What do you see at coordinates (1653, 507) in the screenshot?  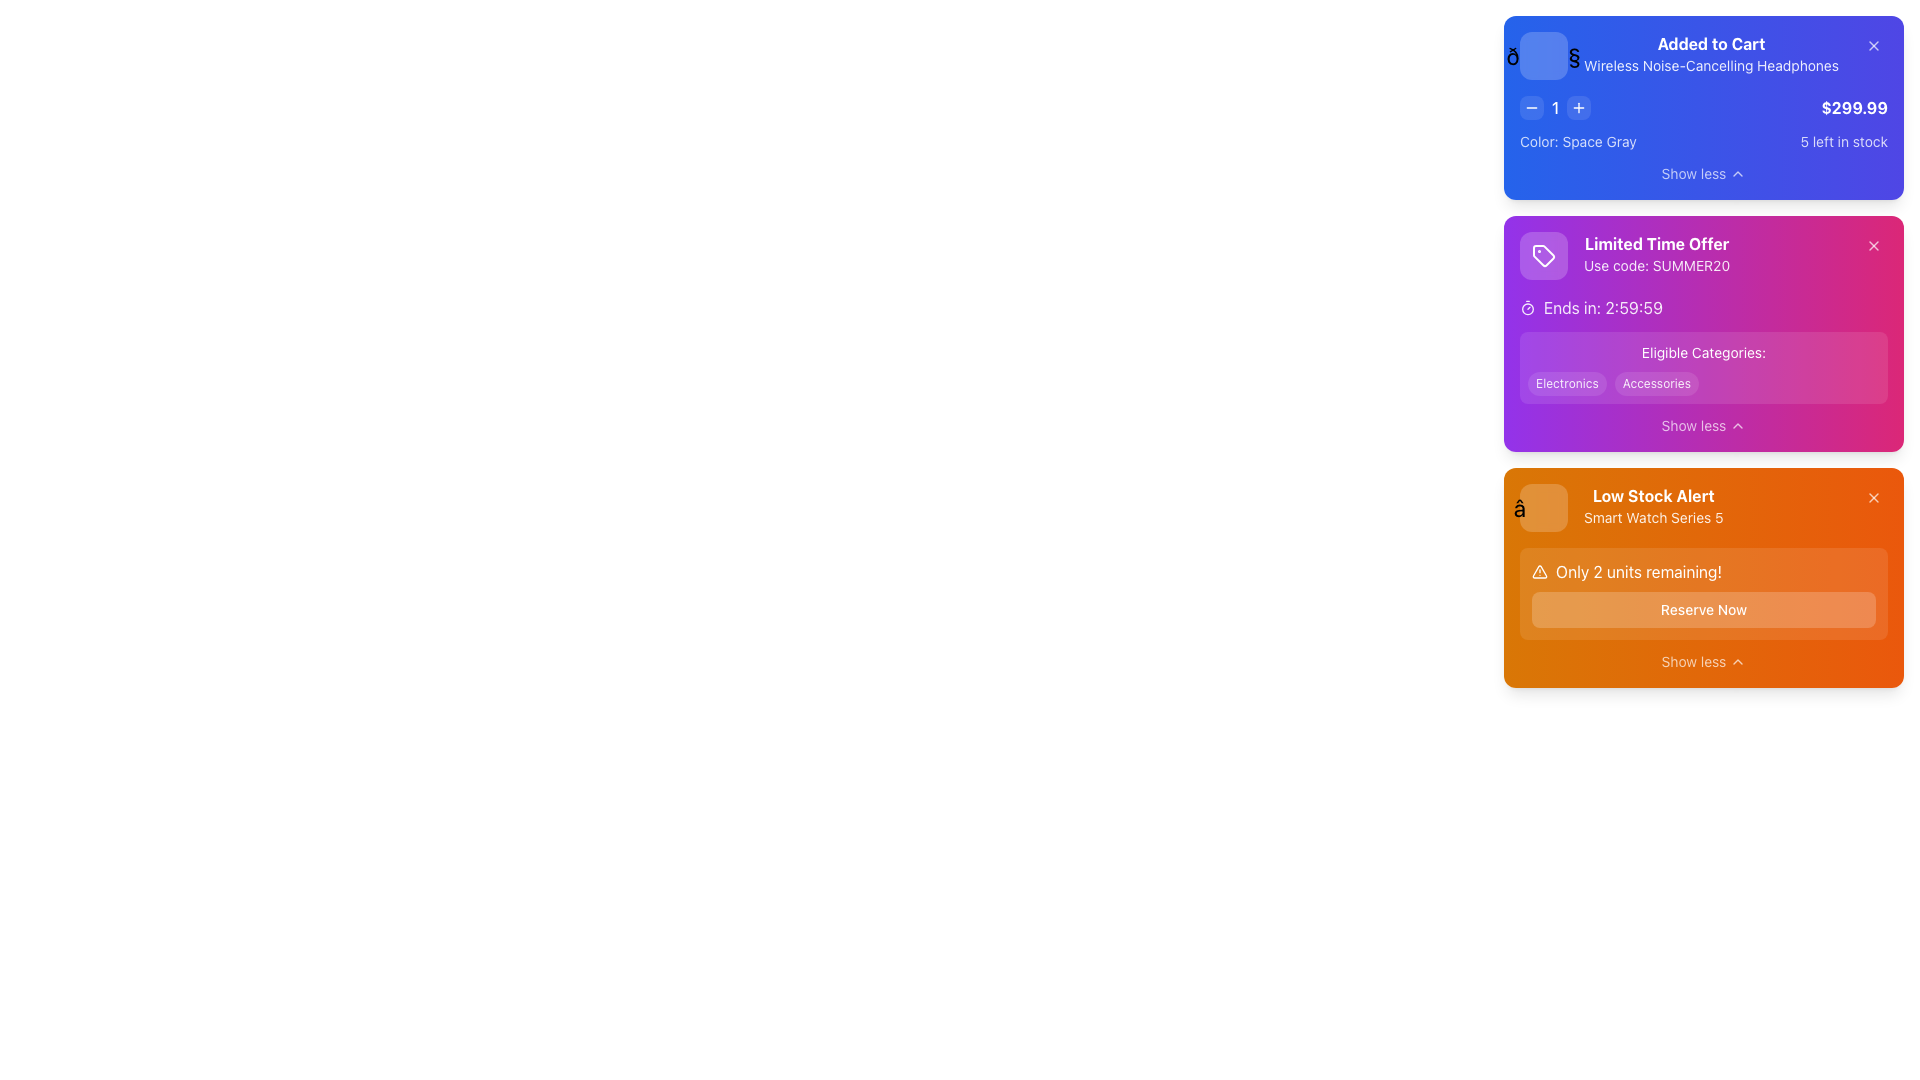 I see `text label displaying 'Low Stock Alert' and 'Smart Watch Series 5' on the orange background` at bounding box center [1653, 507].